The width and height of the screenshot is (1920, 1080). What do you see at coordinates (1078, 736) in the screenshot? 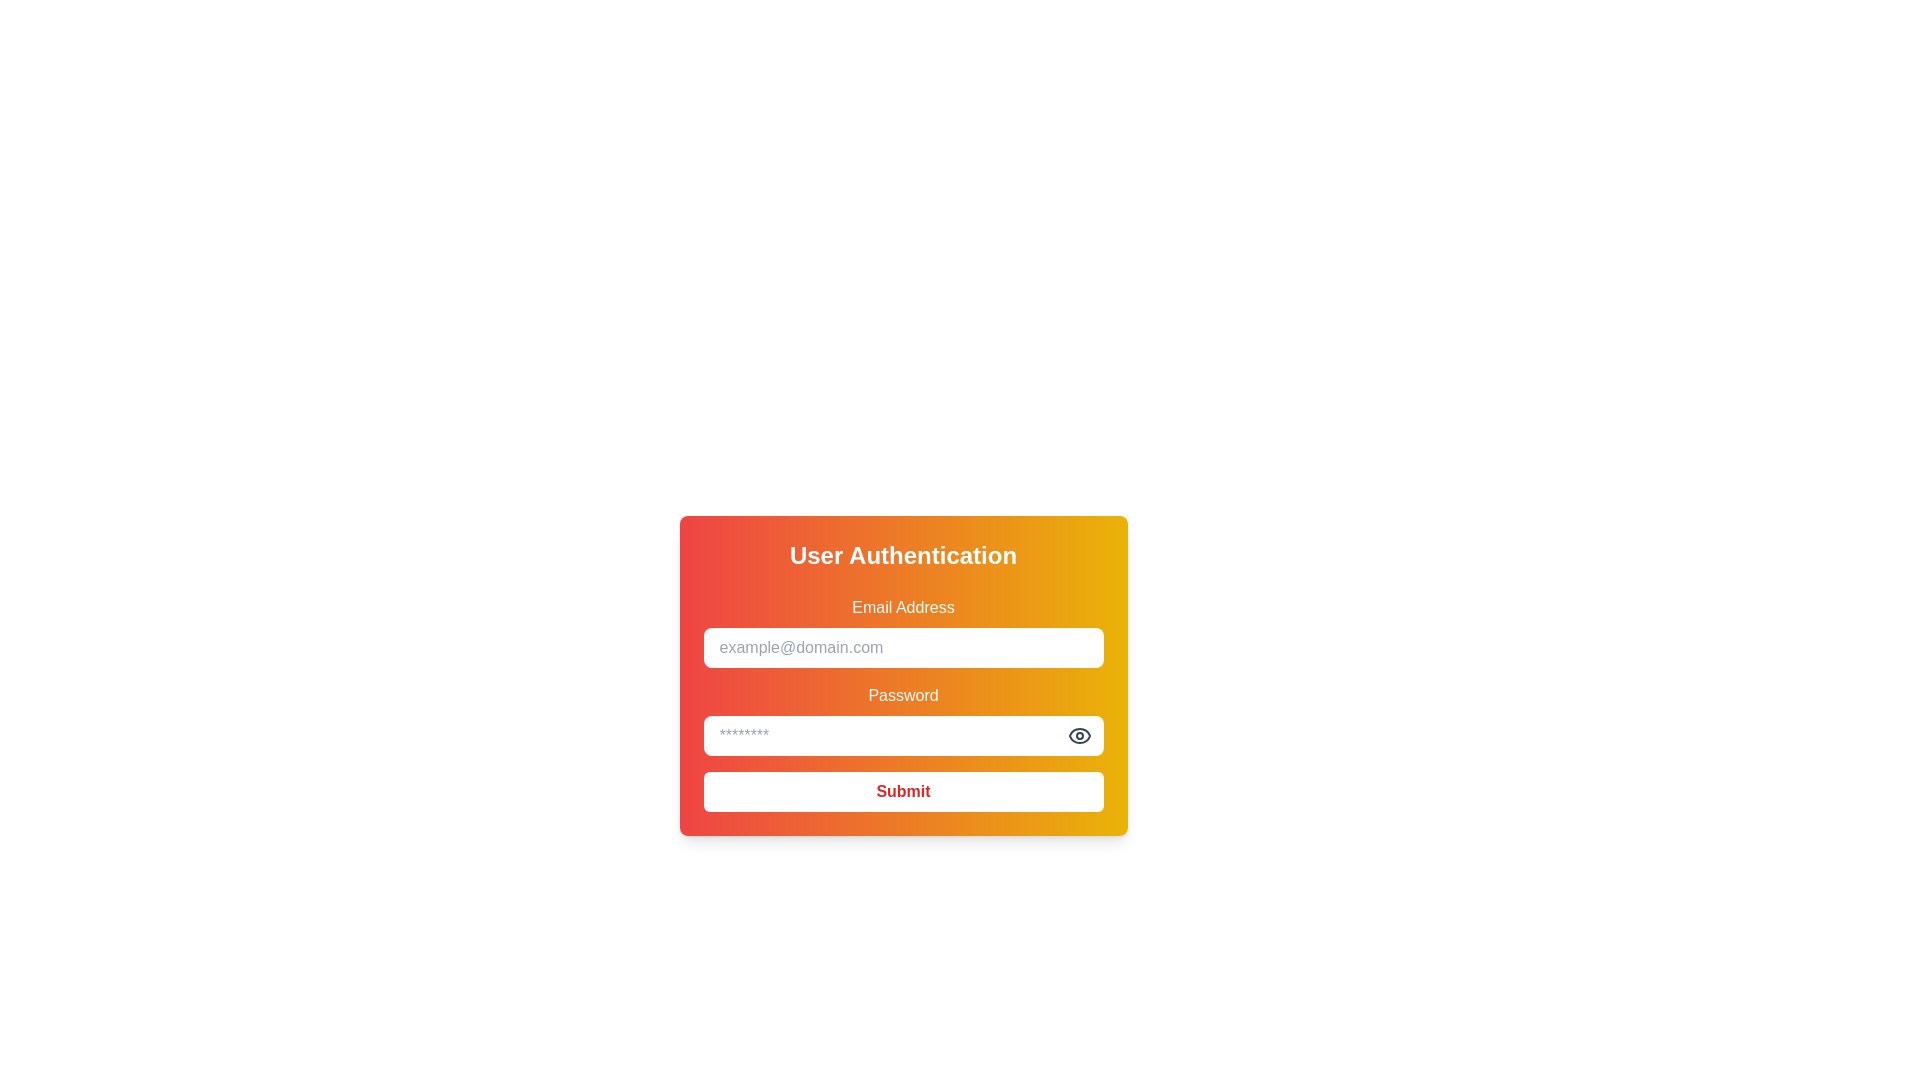
I see `the button with an icon located to the far right of the password input field` at bounding box center [1078, 736].